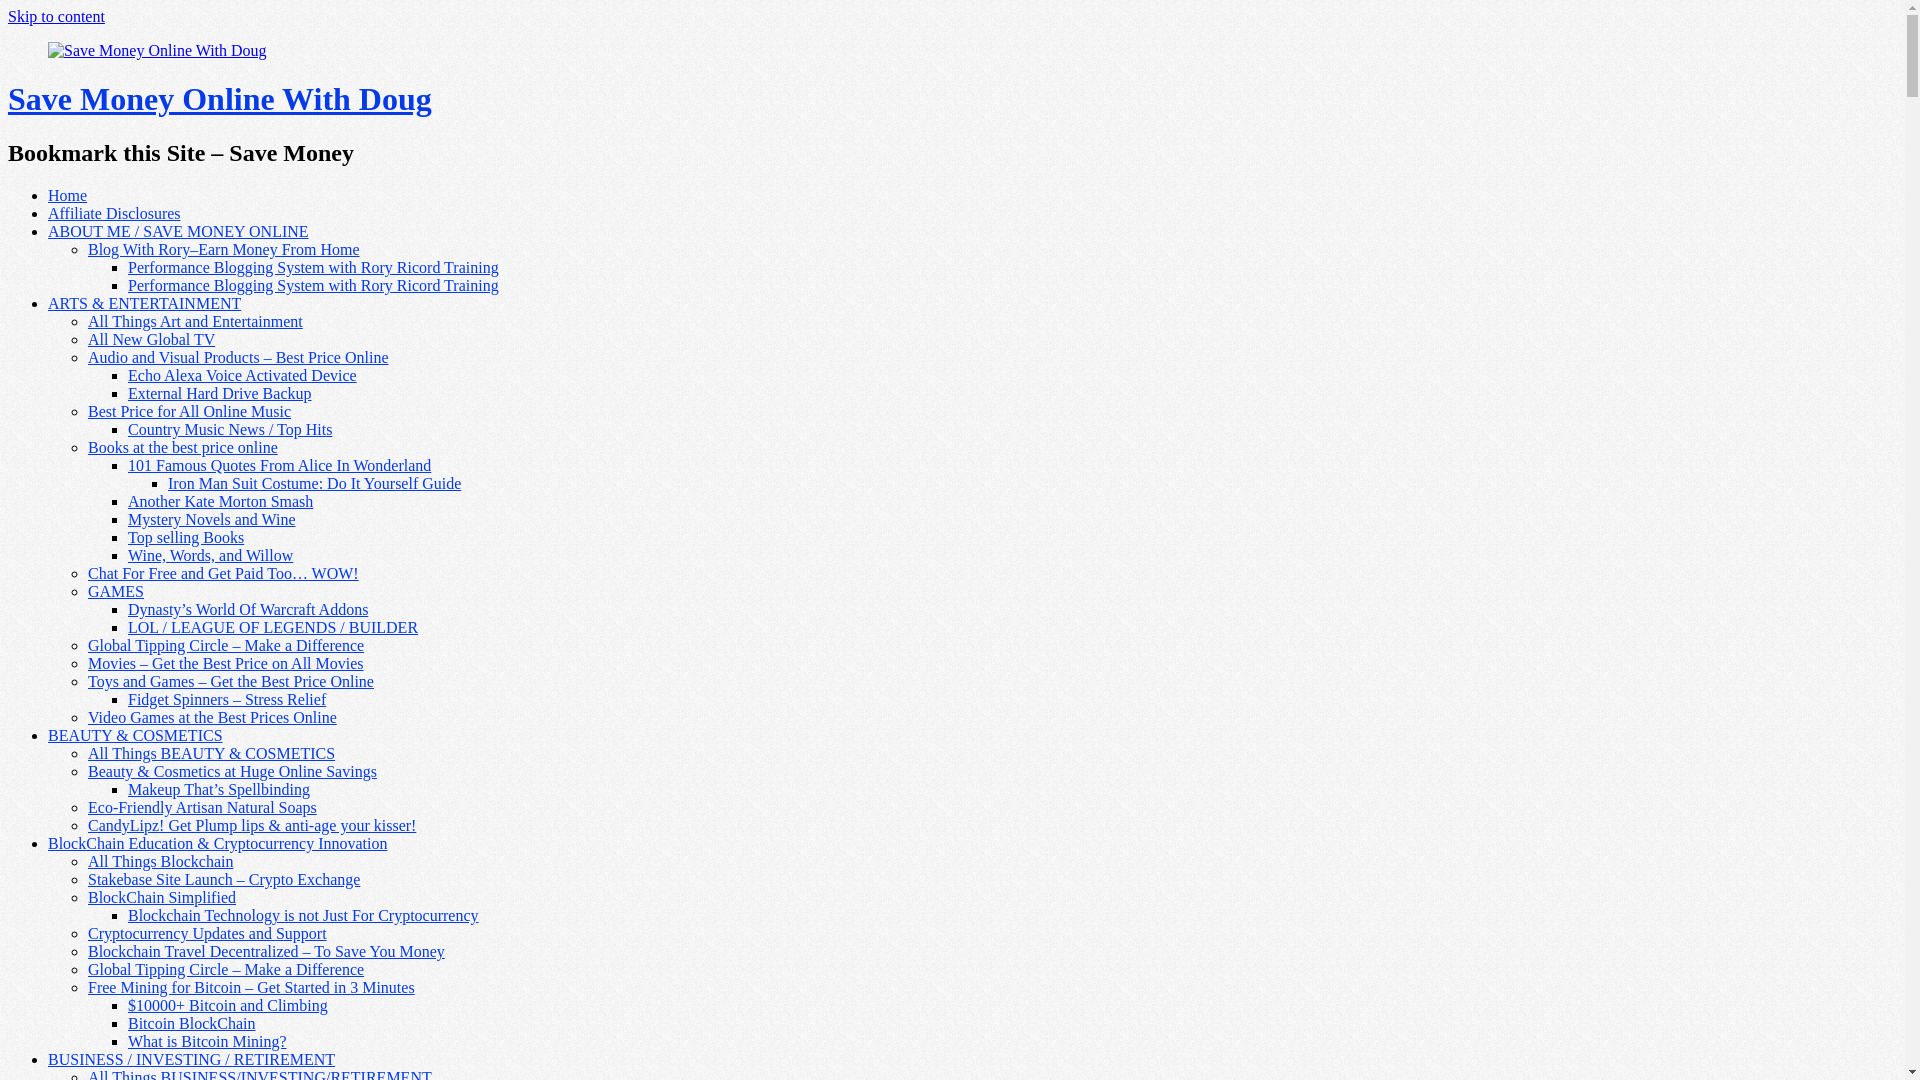 The height and width of the screenshot is (1080, 1920). What do you see at coordinates (278, 465) in the screenshot?
I see `'101 Famous Quotes From Alice In Wonderland'` at bounding box center [278, 465].